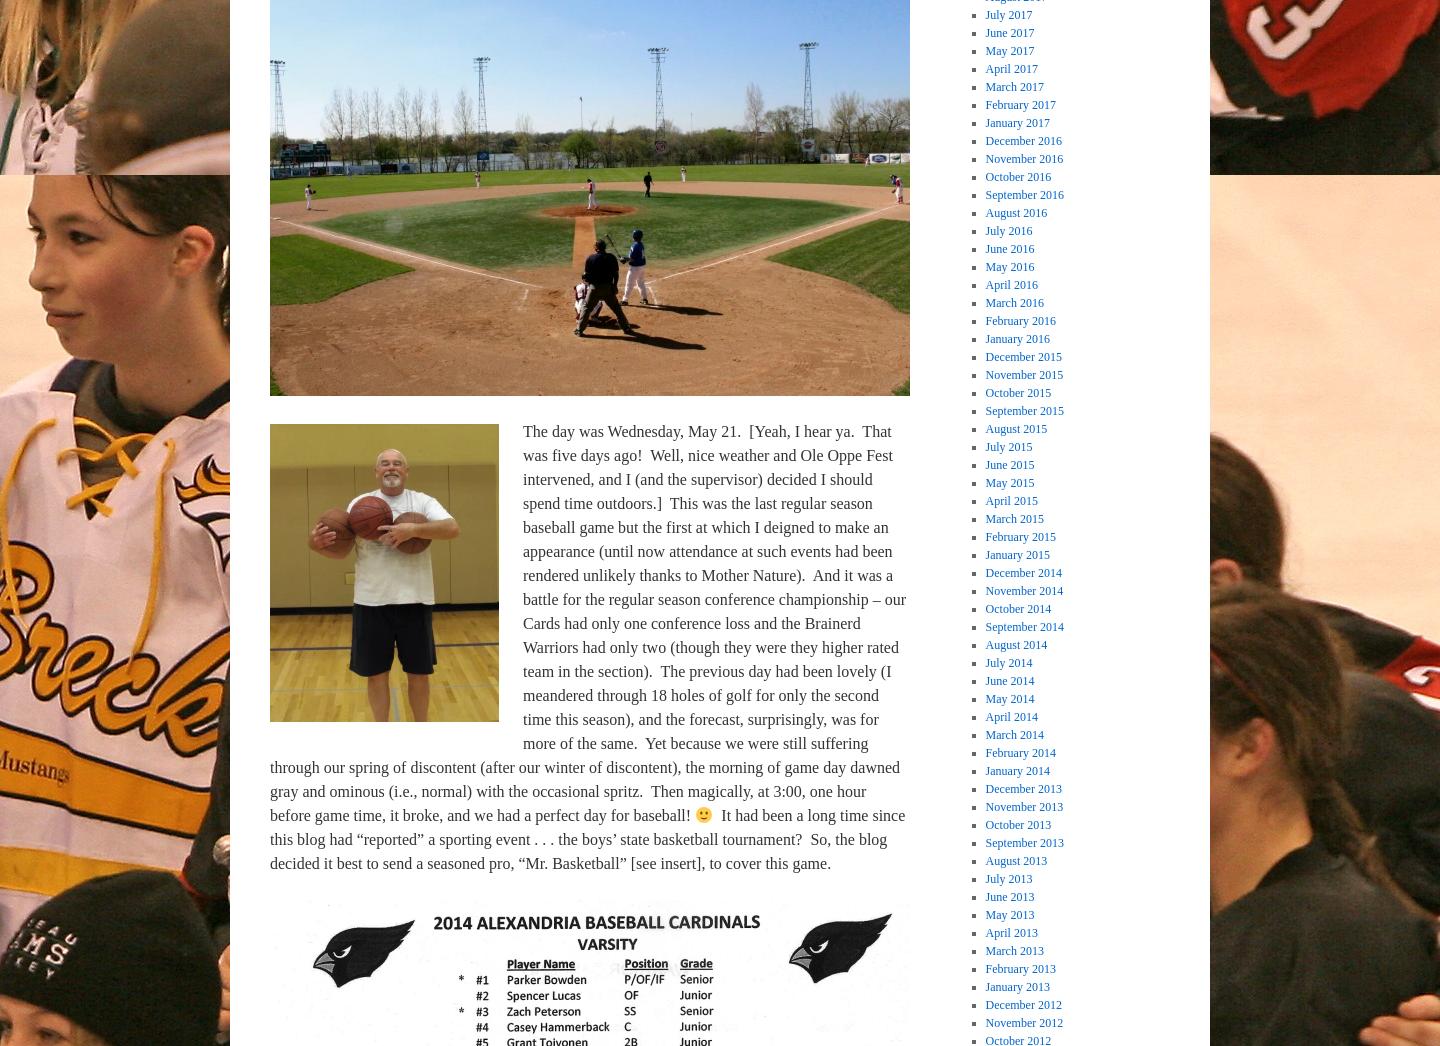 This screenshot has width=1440, height=1046. I want to click on 'April 2016', so click(1010, 283).